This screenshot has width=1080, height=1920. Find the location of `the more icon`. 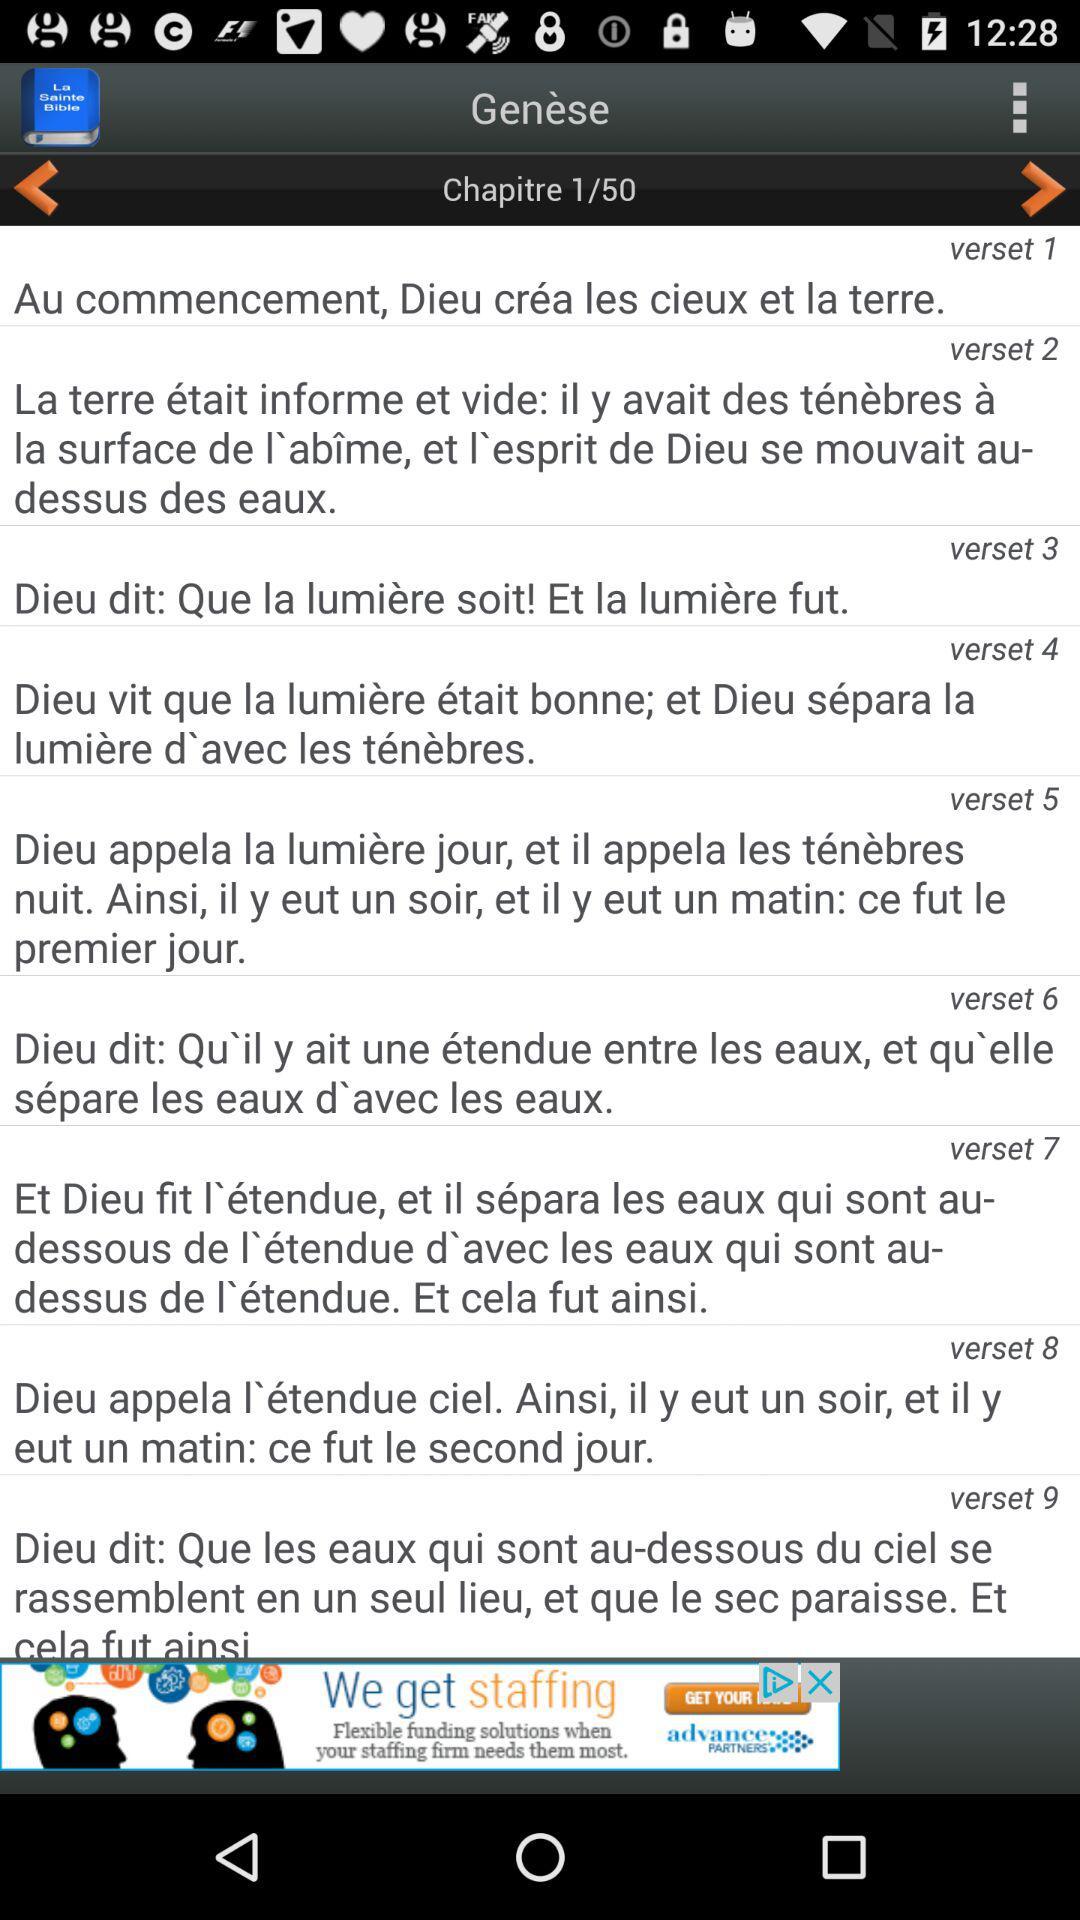

the more icon is located at coordinates (1019, 114).